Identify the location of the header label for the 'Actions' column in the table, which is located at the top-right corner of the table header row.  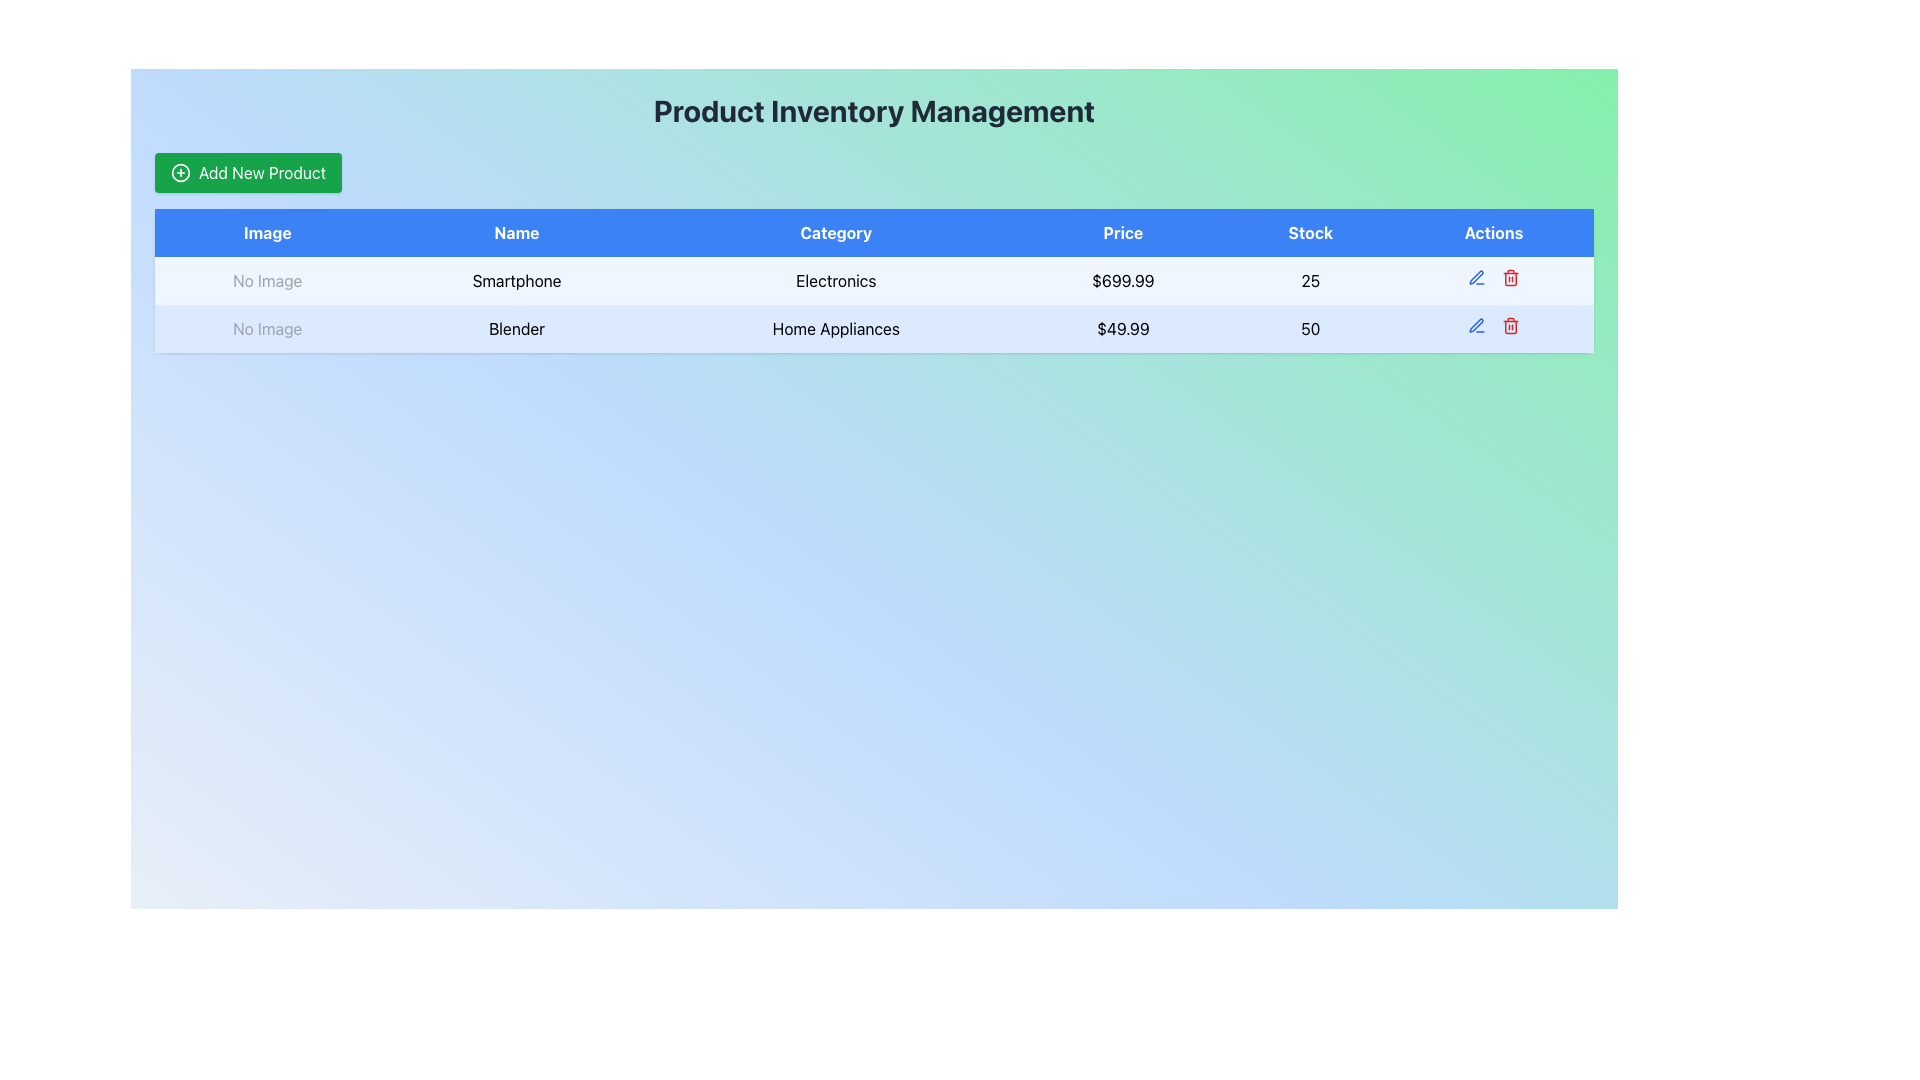
(1493, 231).